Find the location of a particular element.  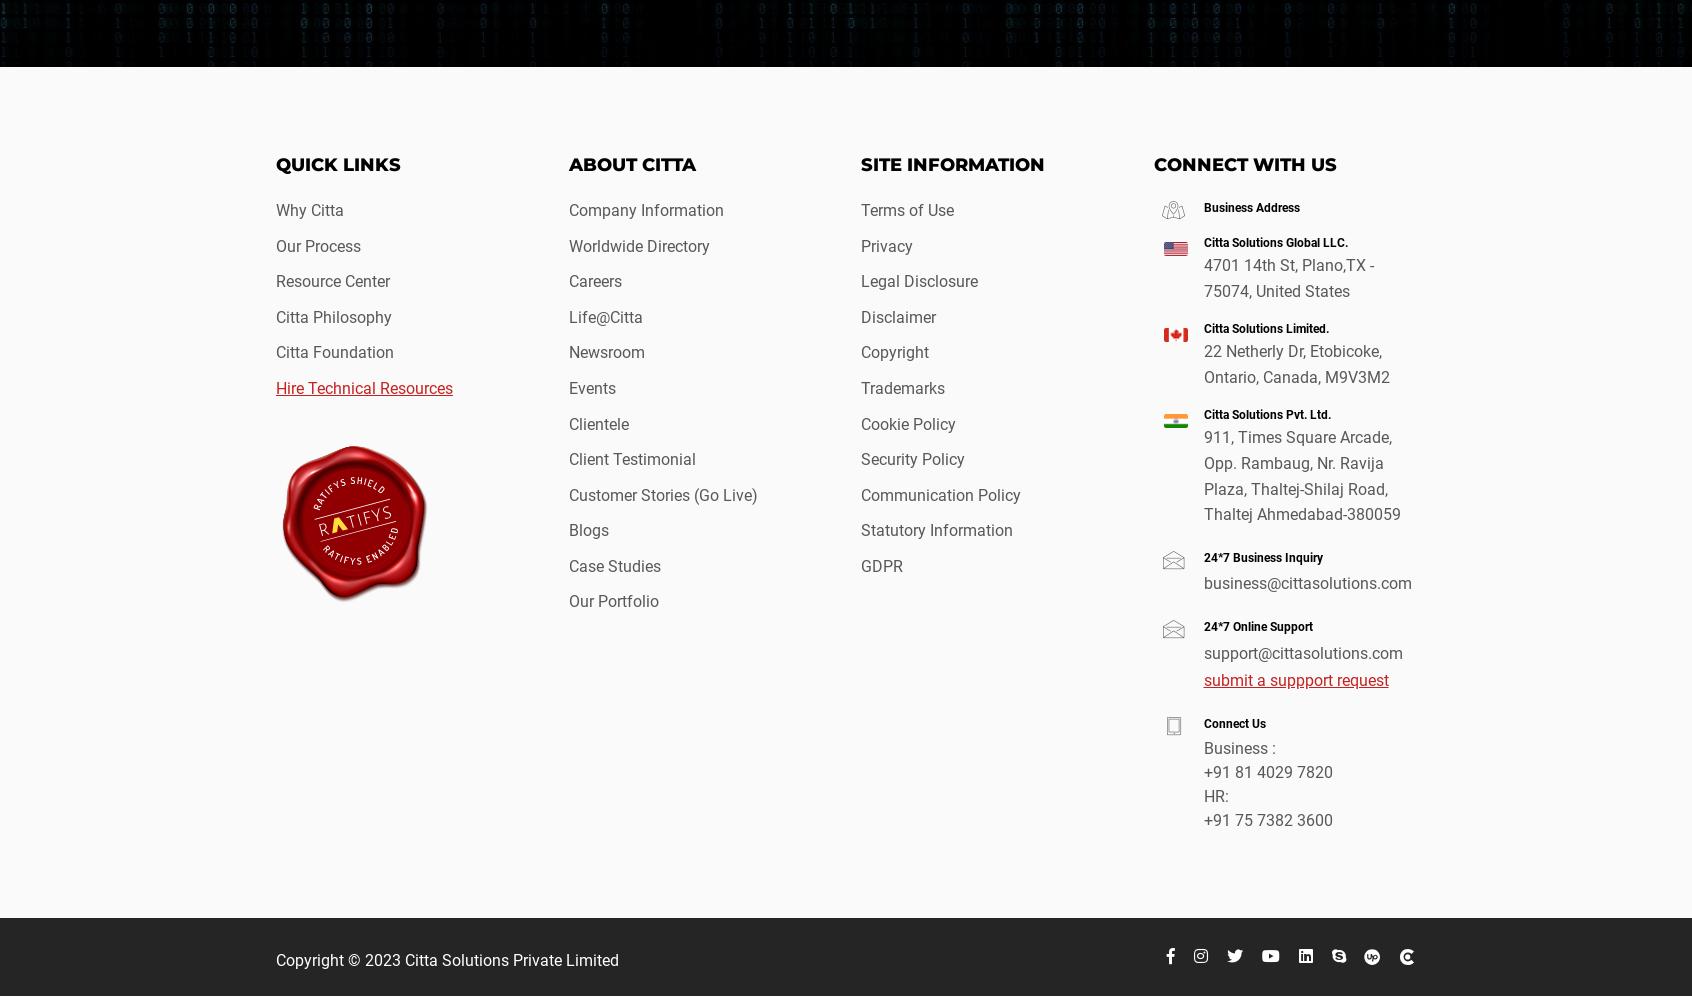

'Privacy' is located at coordinates (885, 244).